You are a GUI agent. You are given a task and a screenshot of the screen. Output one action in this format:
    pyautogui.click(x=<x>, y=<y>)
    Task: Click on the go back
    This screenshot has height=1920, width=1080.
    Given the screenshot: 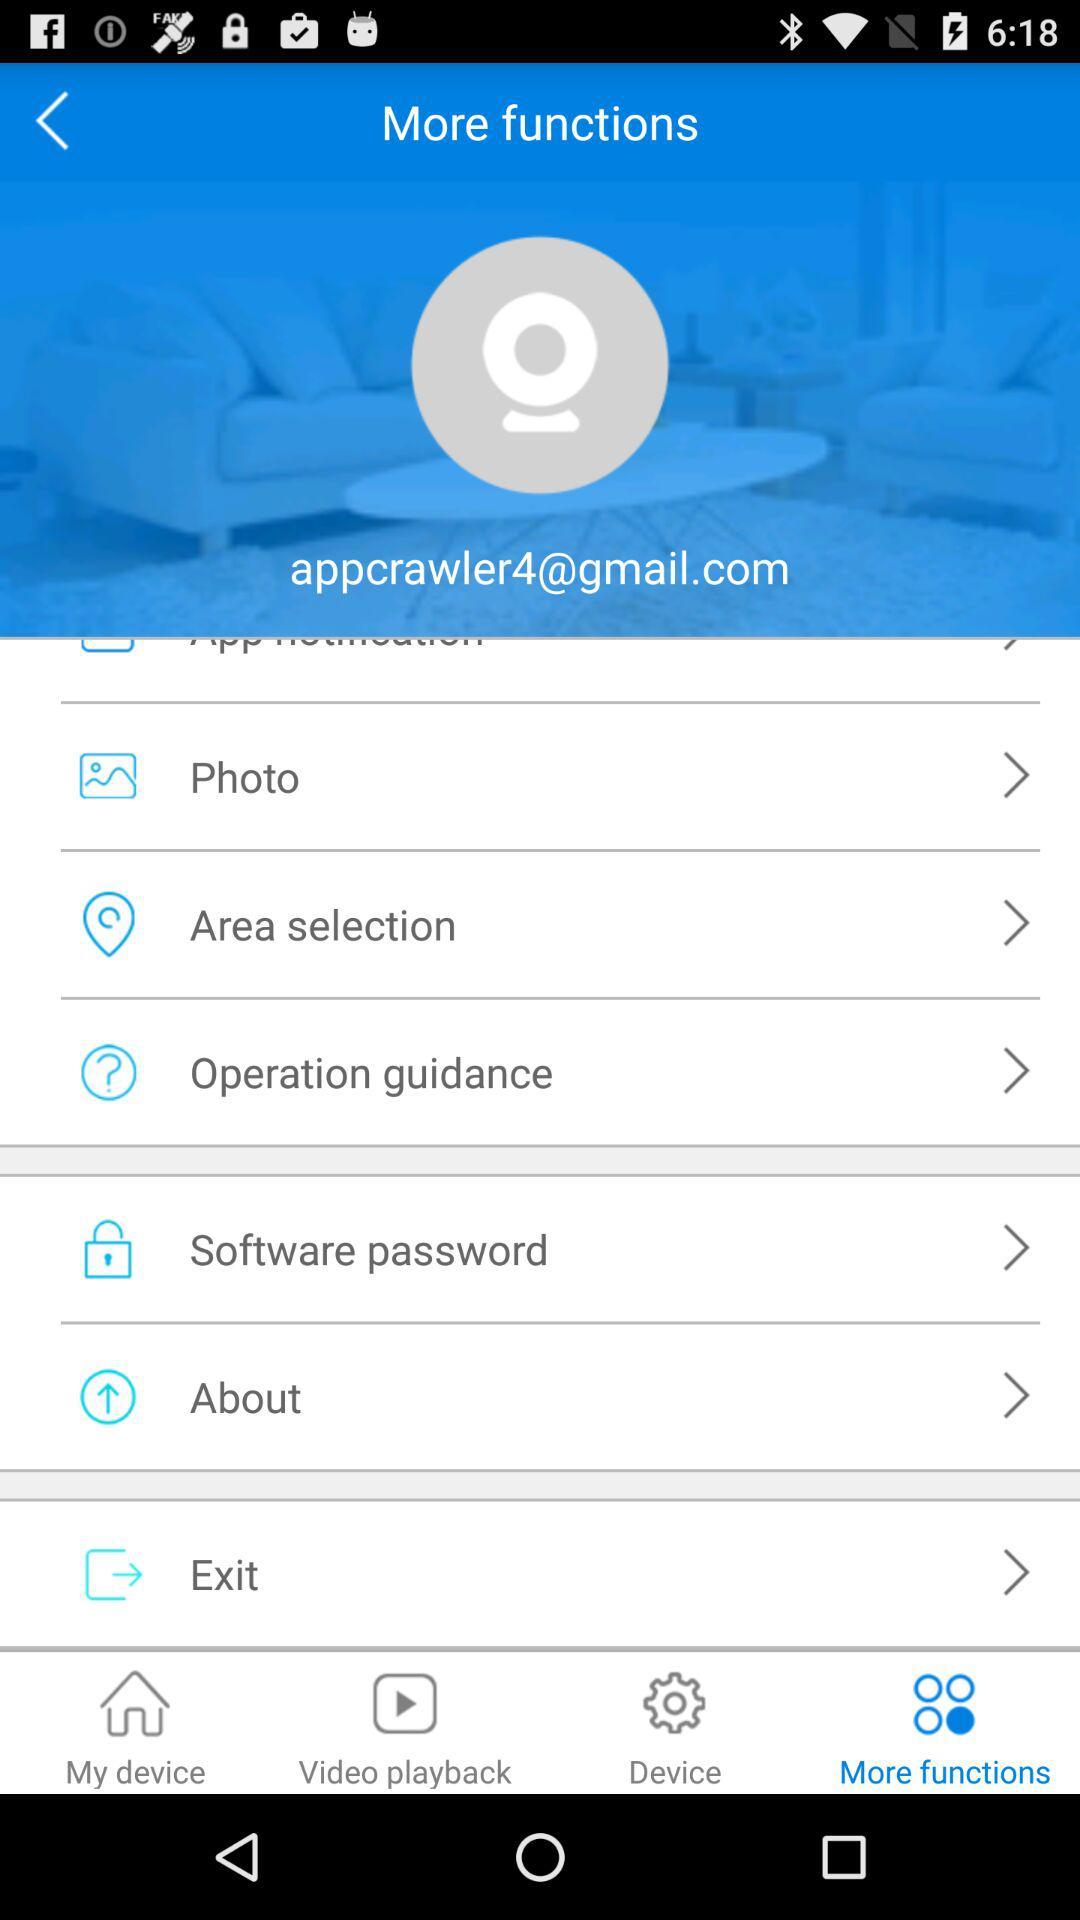 What is the action you would take?
    pyautogui.click(x=58, y=121)
    